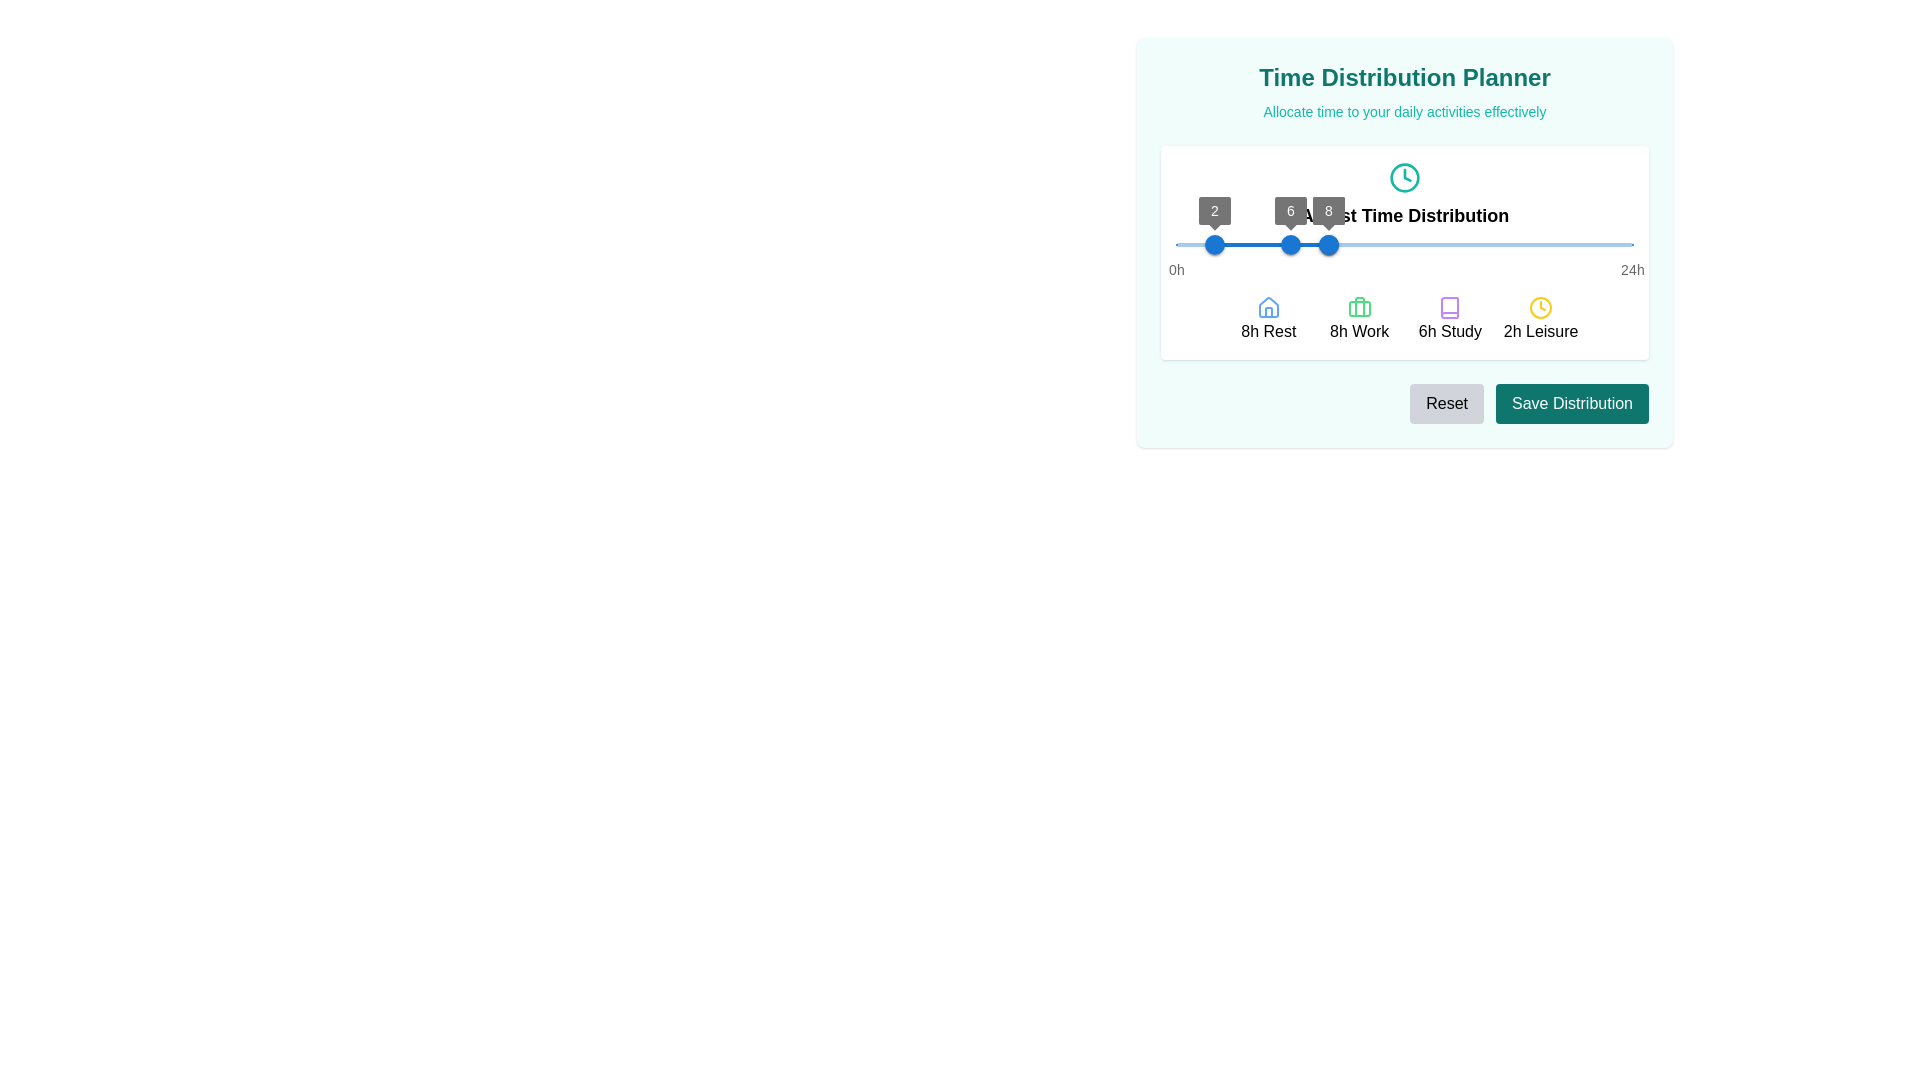 The width and height of the screenshot is (1920, 1080). What do you see at coordinates (1404, 319) in the screenshot?
I see `the '6h Study' category grid item located within the 'Time Distribution Planner' layout` at bounding box center [1404, 319].